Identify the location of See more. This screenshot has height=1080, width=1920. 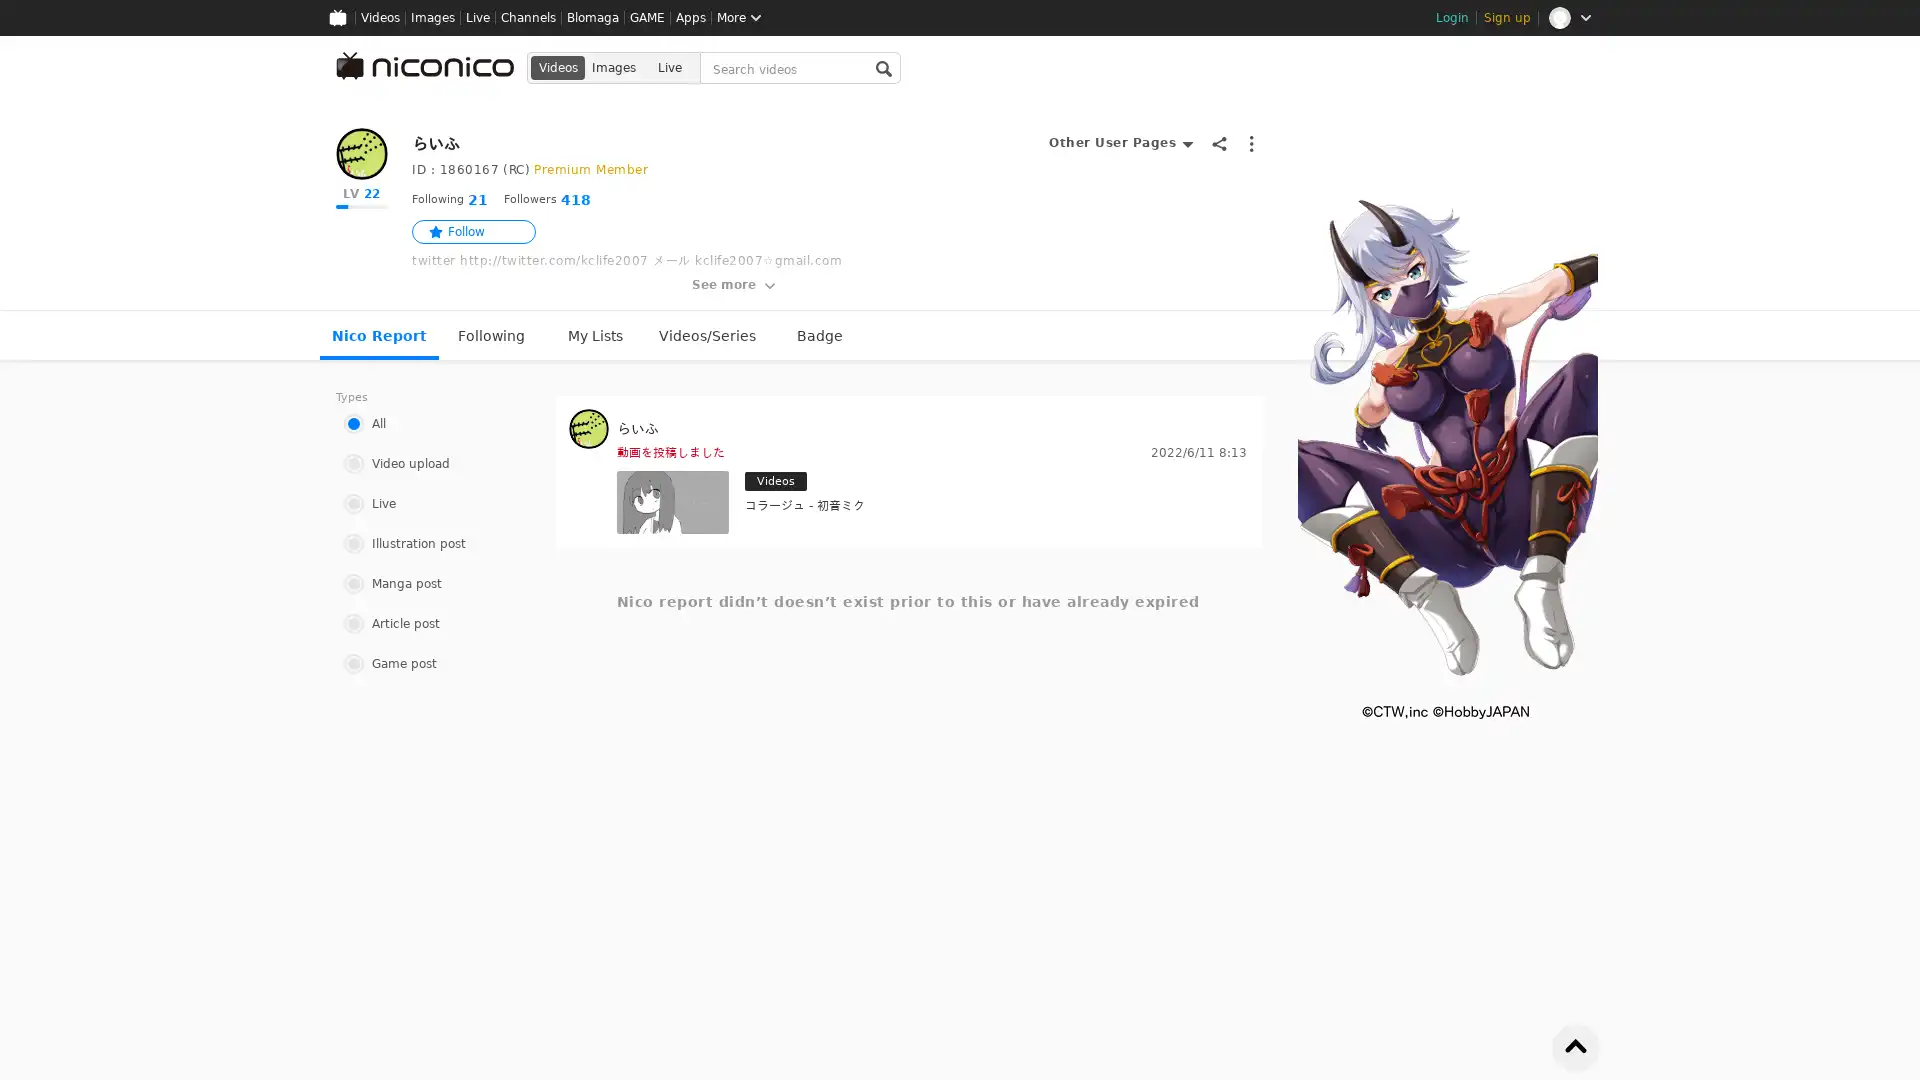
(734, 285).